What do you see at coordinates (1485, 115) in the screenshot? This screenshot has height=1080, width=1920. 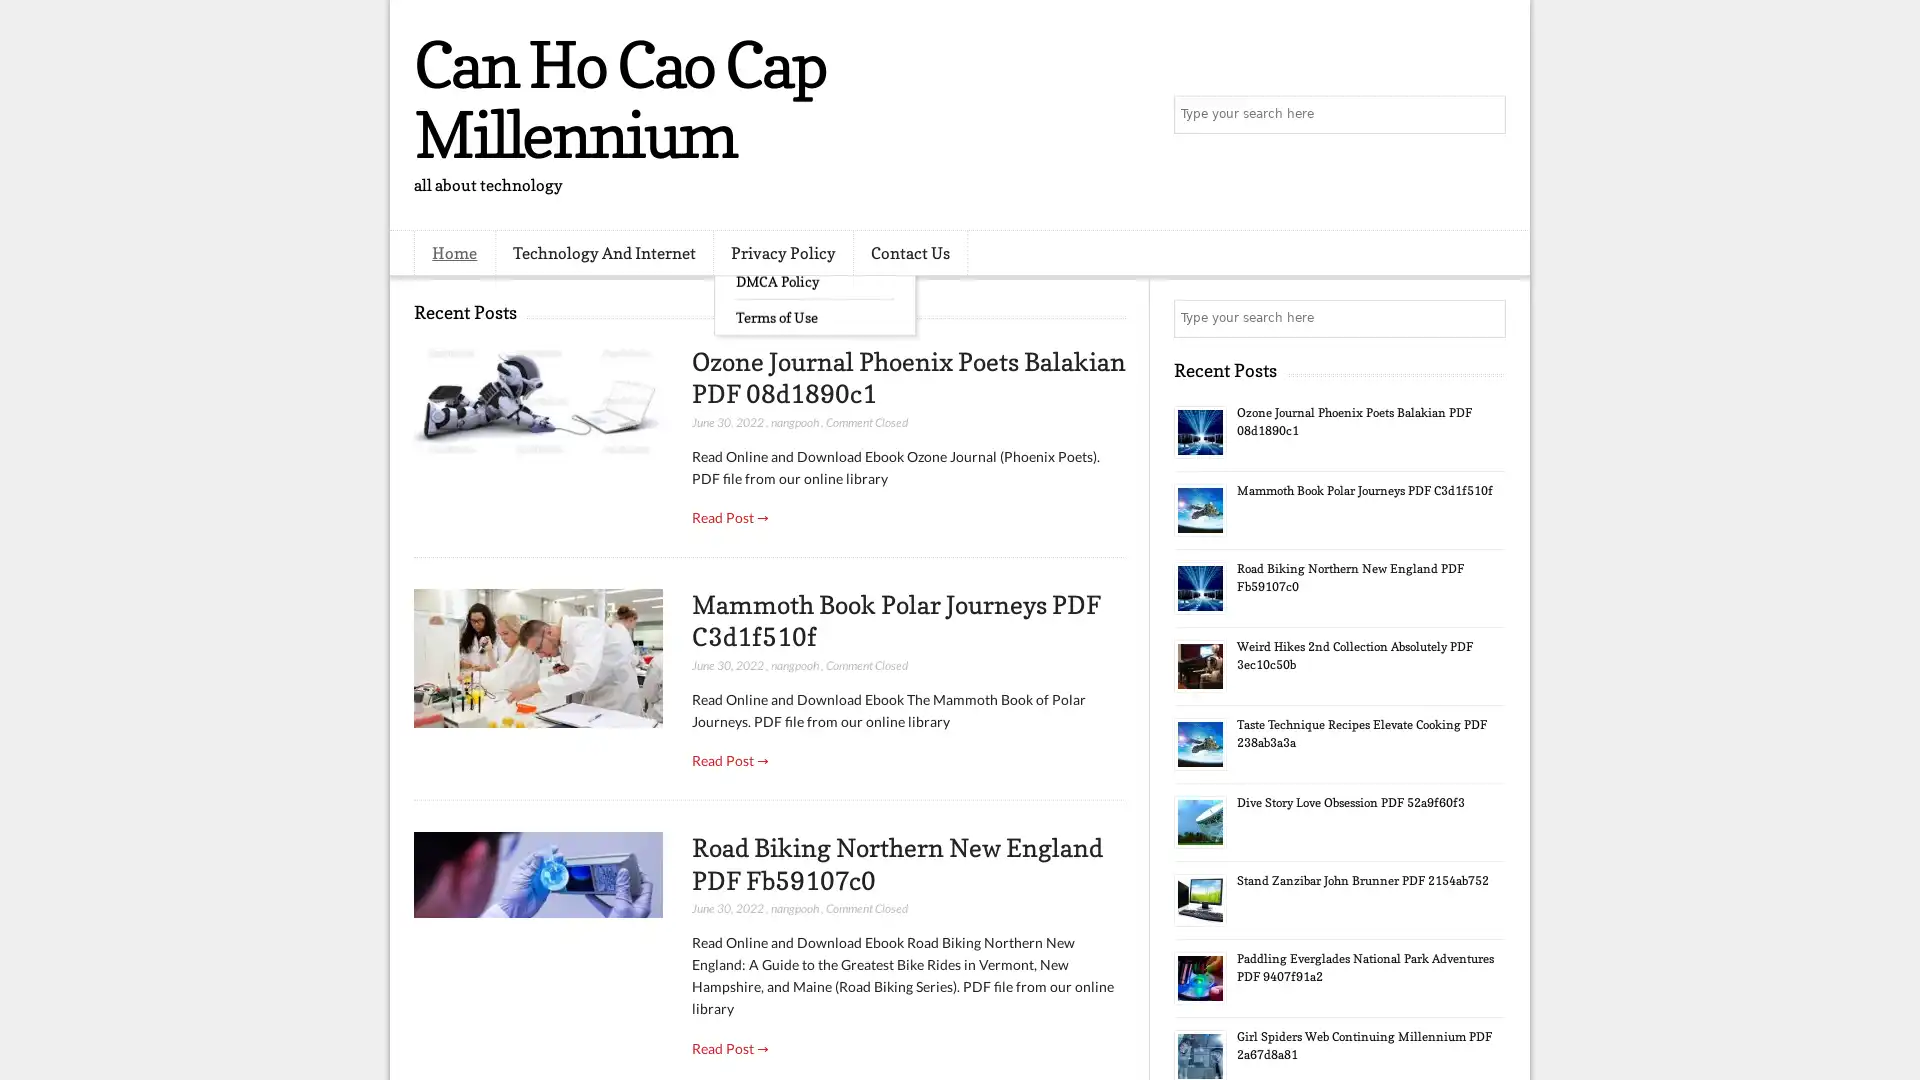 I see `Search` at bounding box center [1485, 115].